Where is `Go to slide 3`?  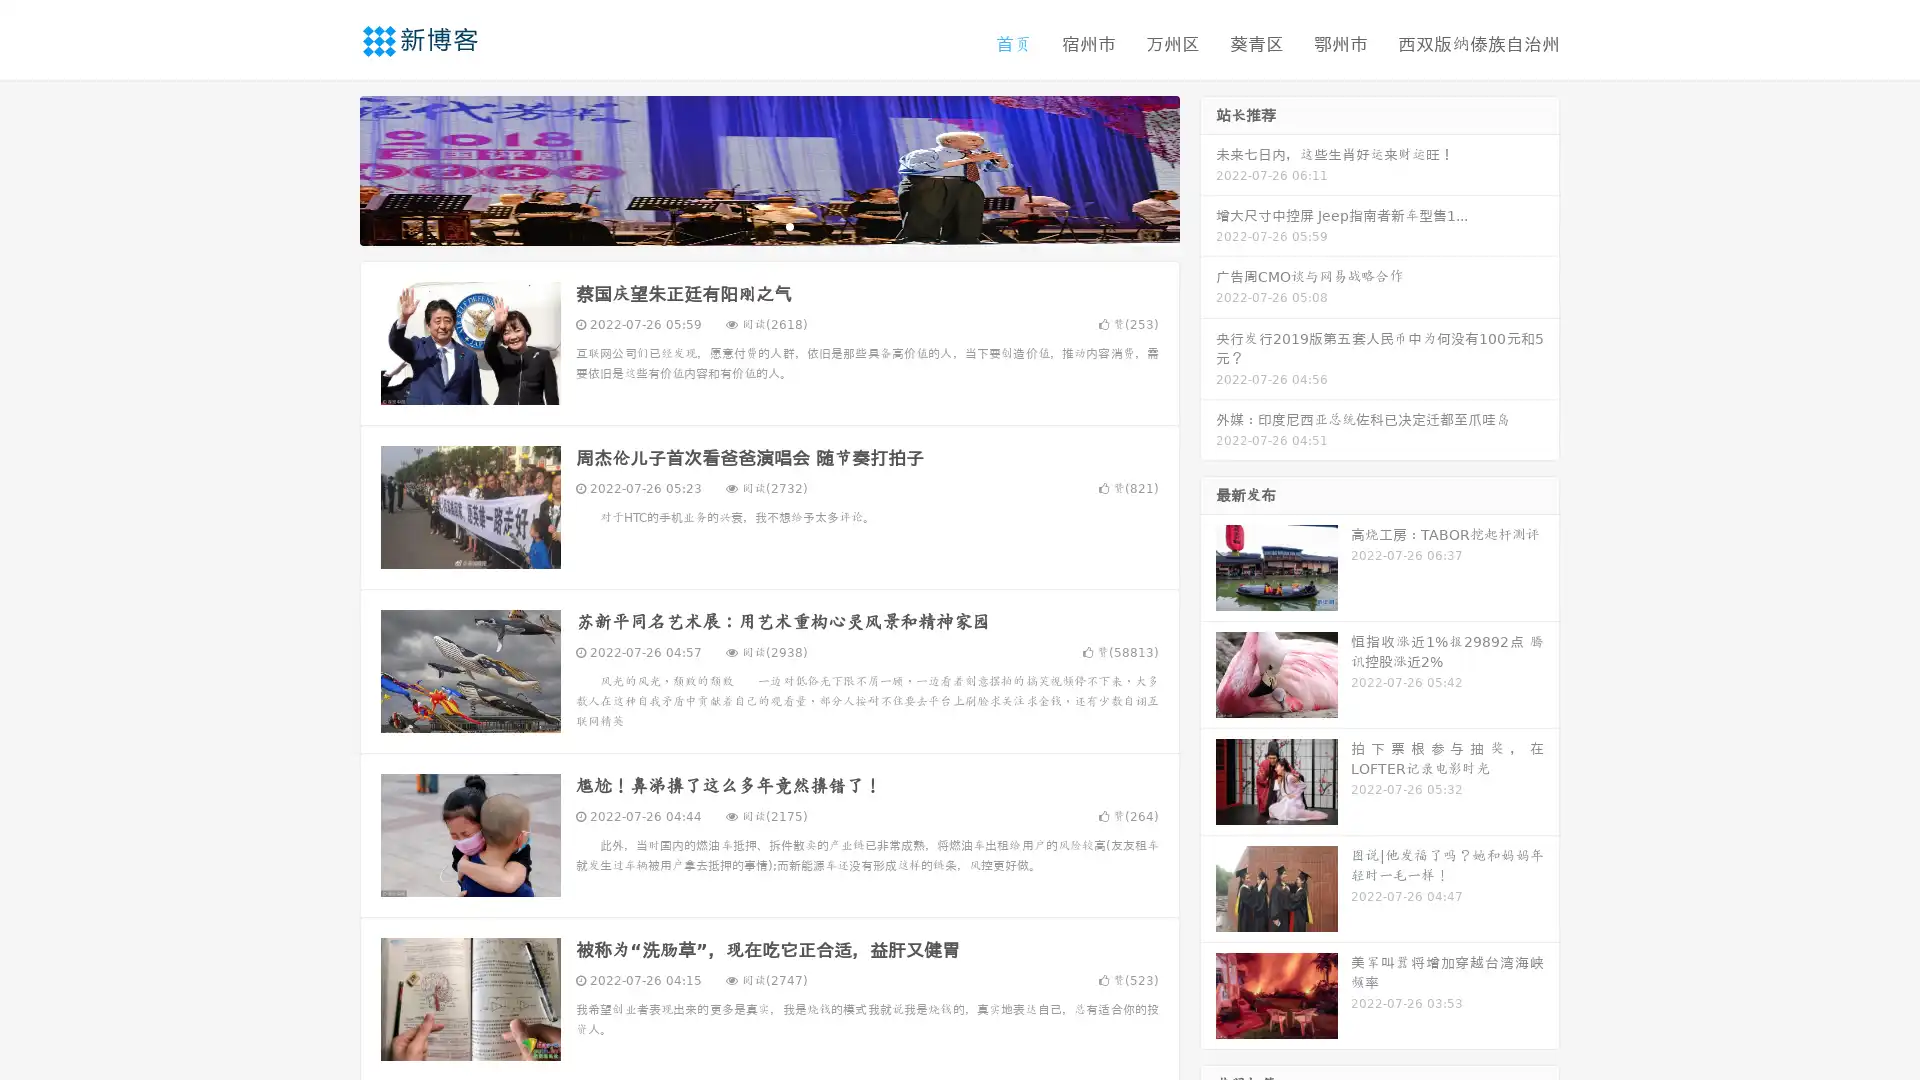
Go to slide 3 is located at coordinates (789, 225).